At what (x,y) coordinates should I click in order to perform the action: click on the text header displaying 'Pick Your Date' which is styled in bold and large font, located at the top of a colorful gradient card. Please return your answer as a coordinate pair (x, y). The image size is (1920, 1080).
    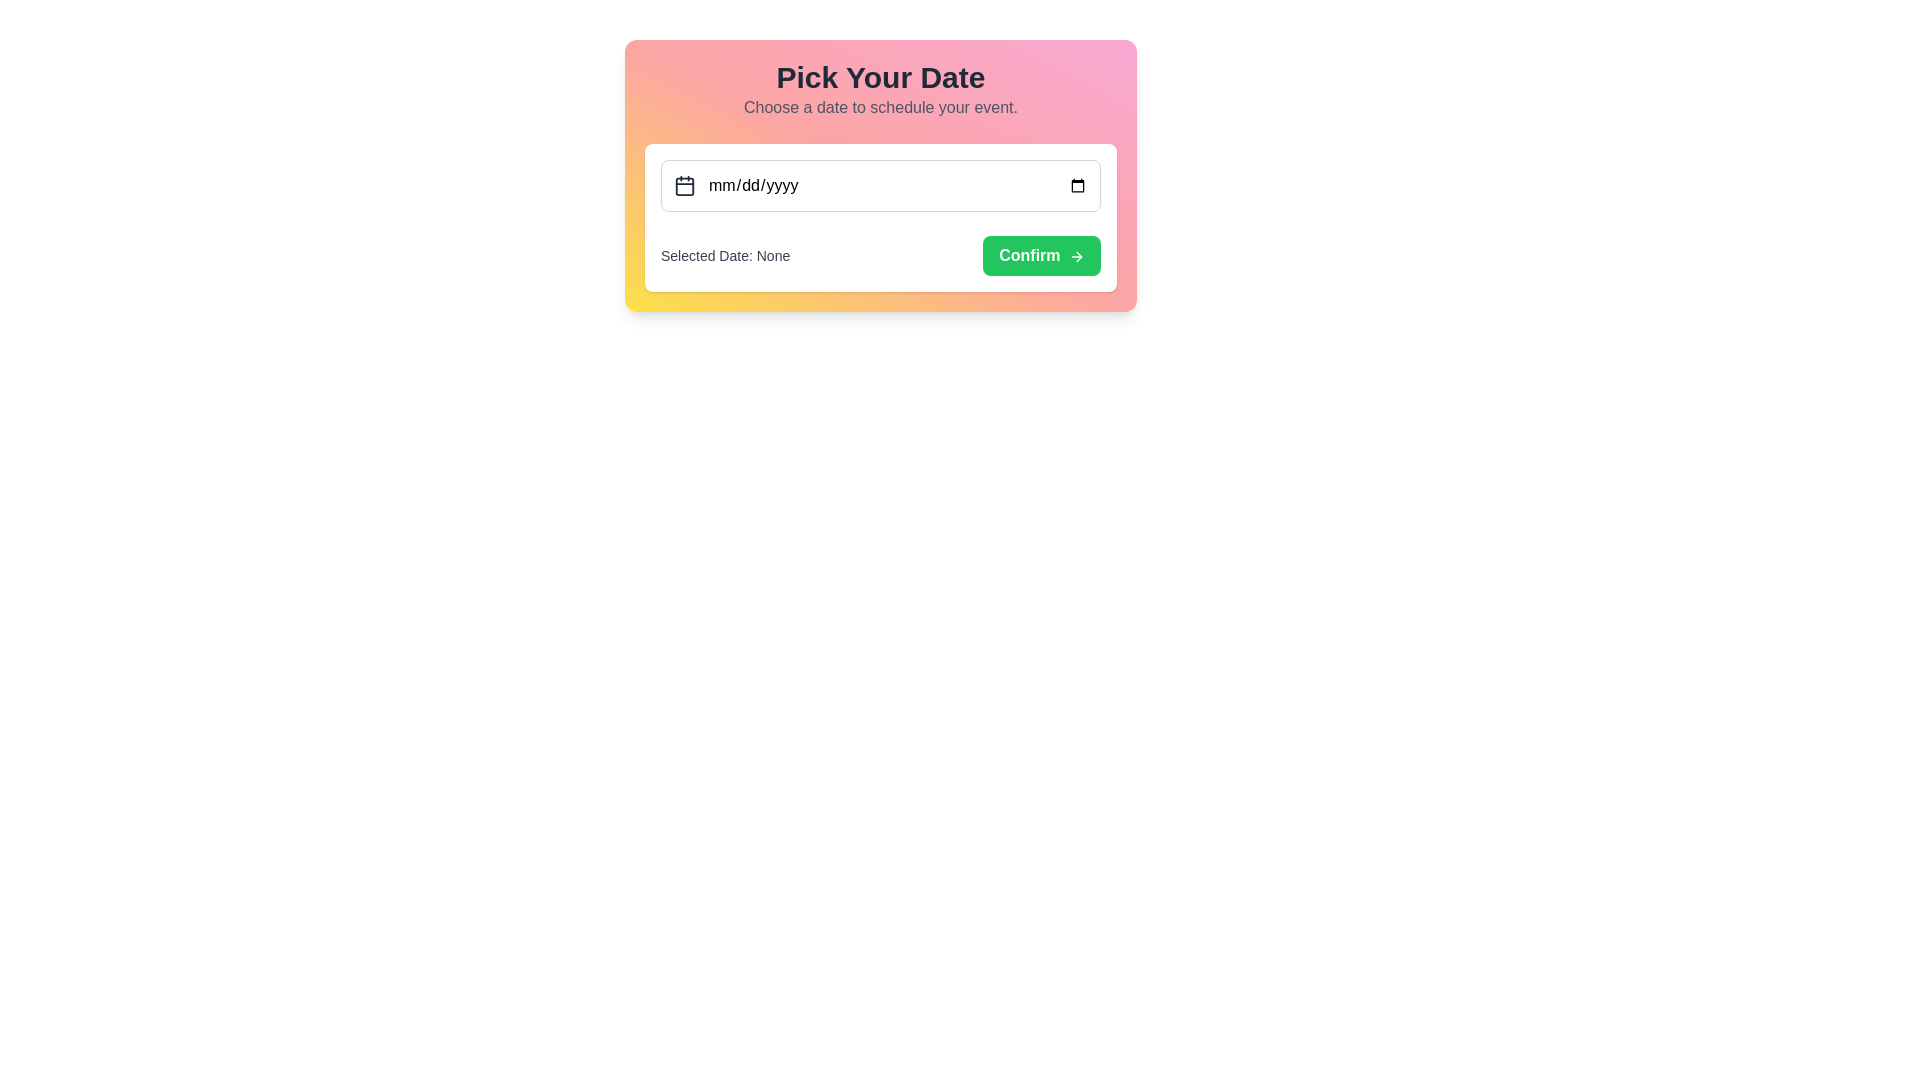
    Looking at the image, I should click on (880, 76).